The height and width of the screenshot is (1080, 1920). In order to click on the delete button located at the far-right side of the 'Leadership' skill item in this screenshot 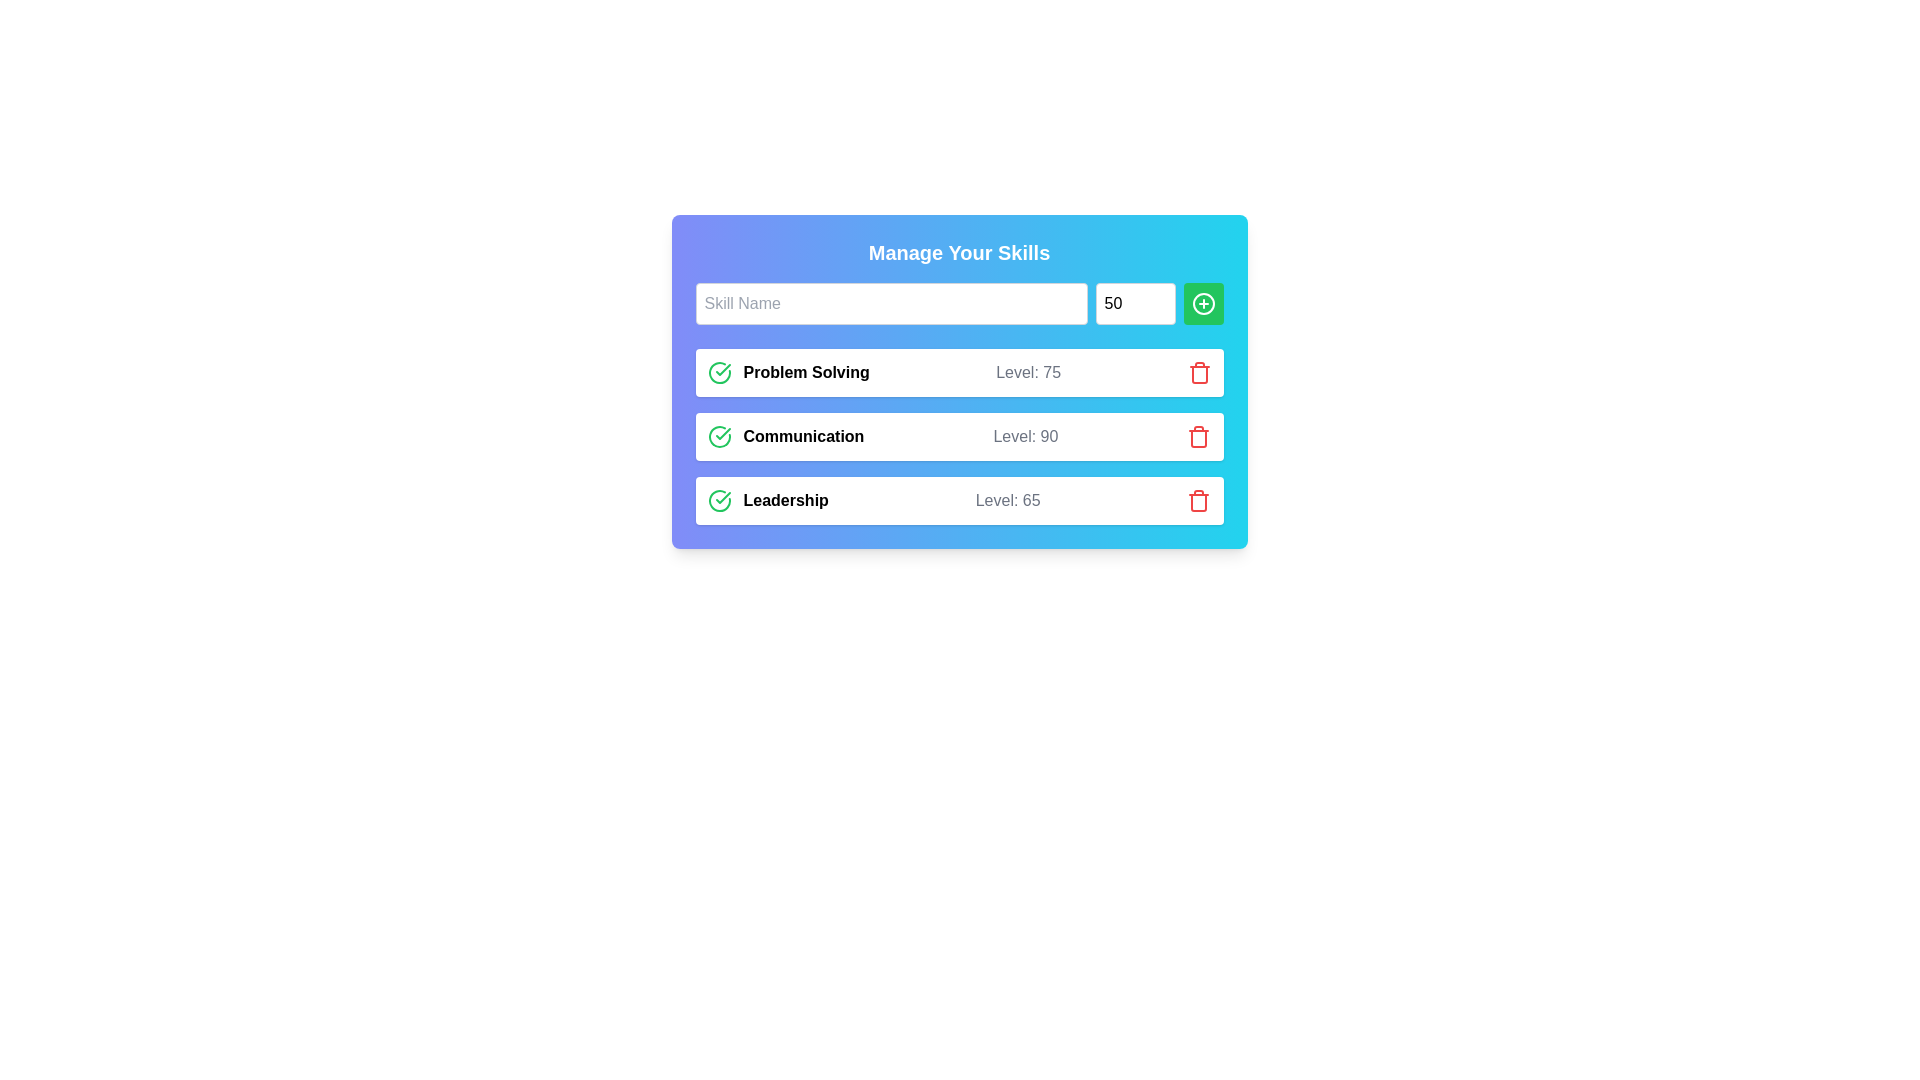, I will do `click(1199, 500)`.